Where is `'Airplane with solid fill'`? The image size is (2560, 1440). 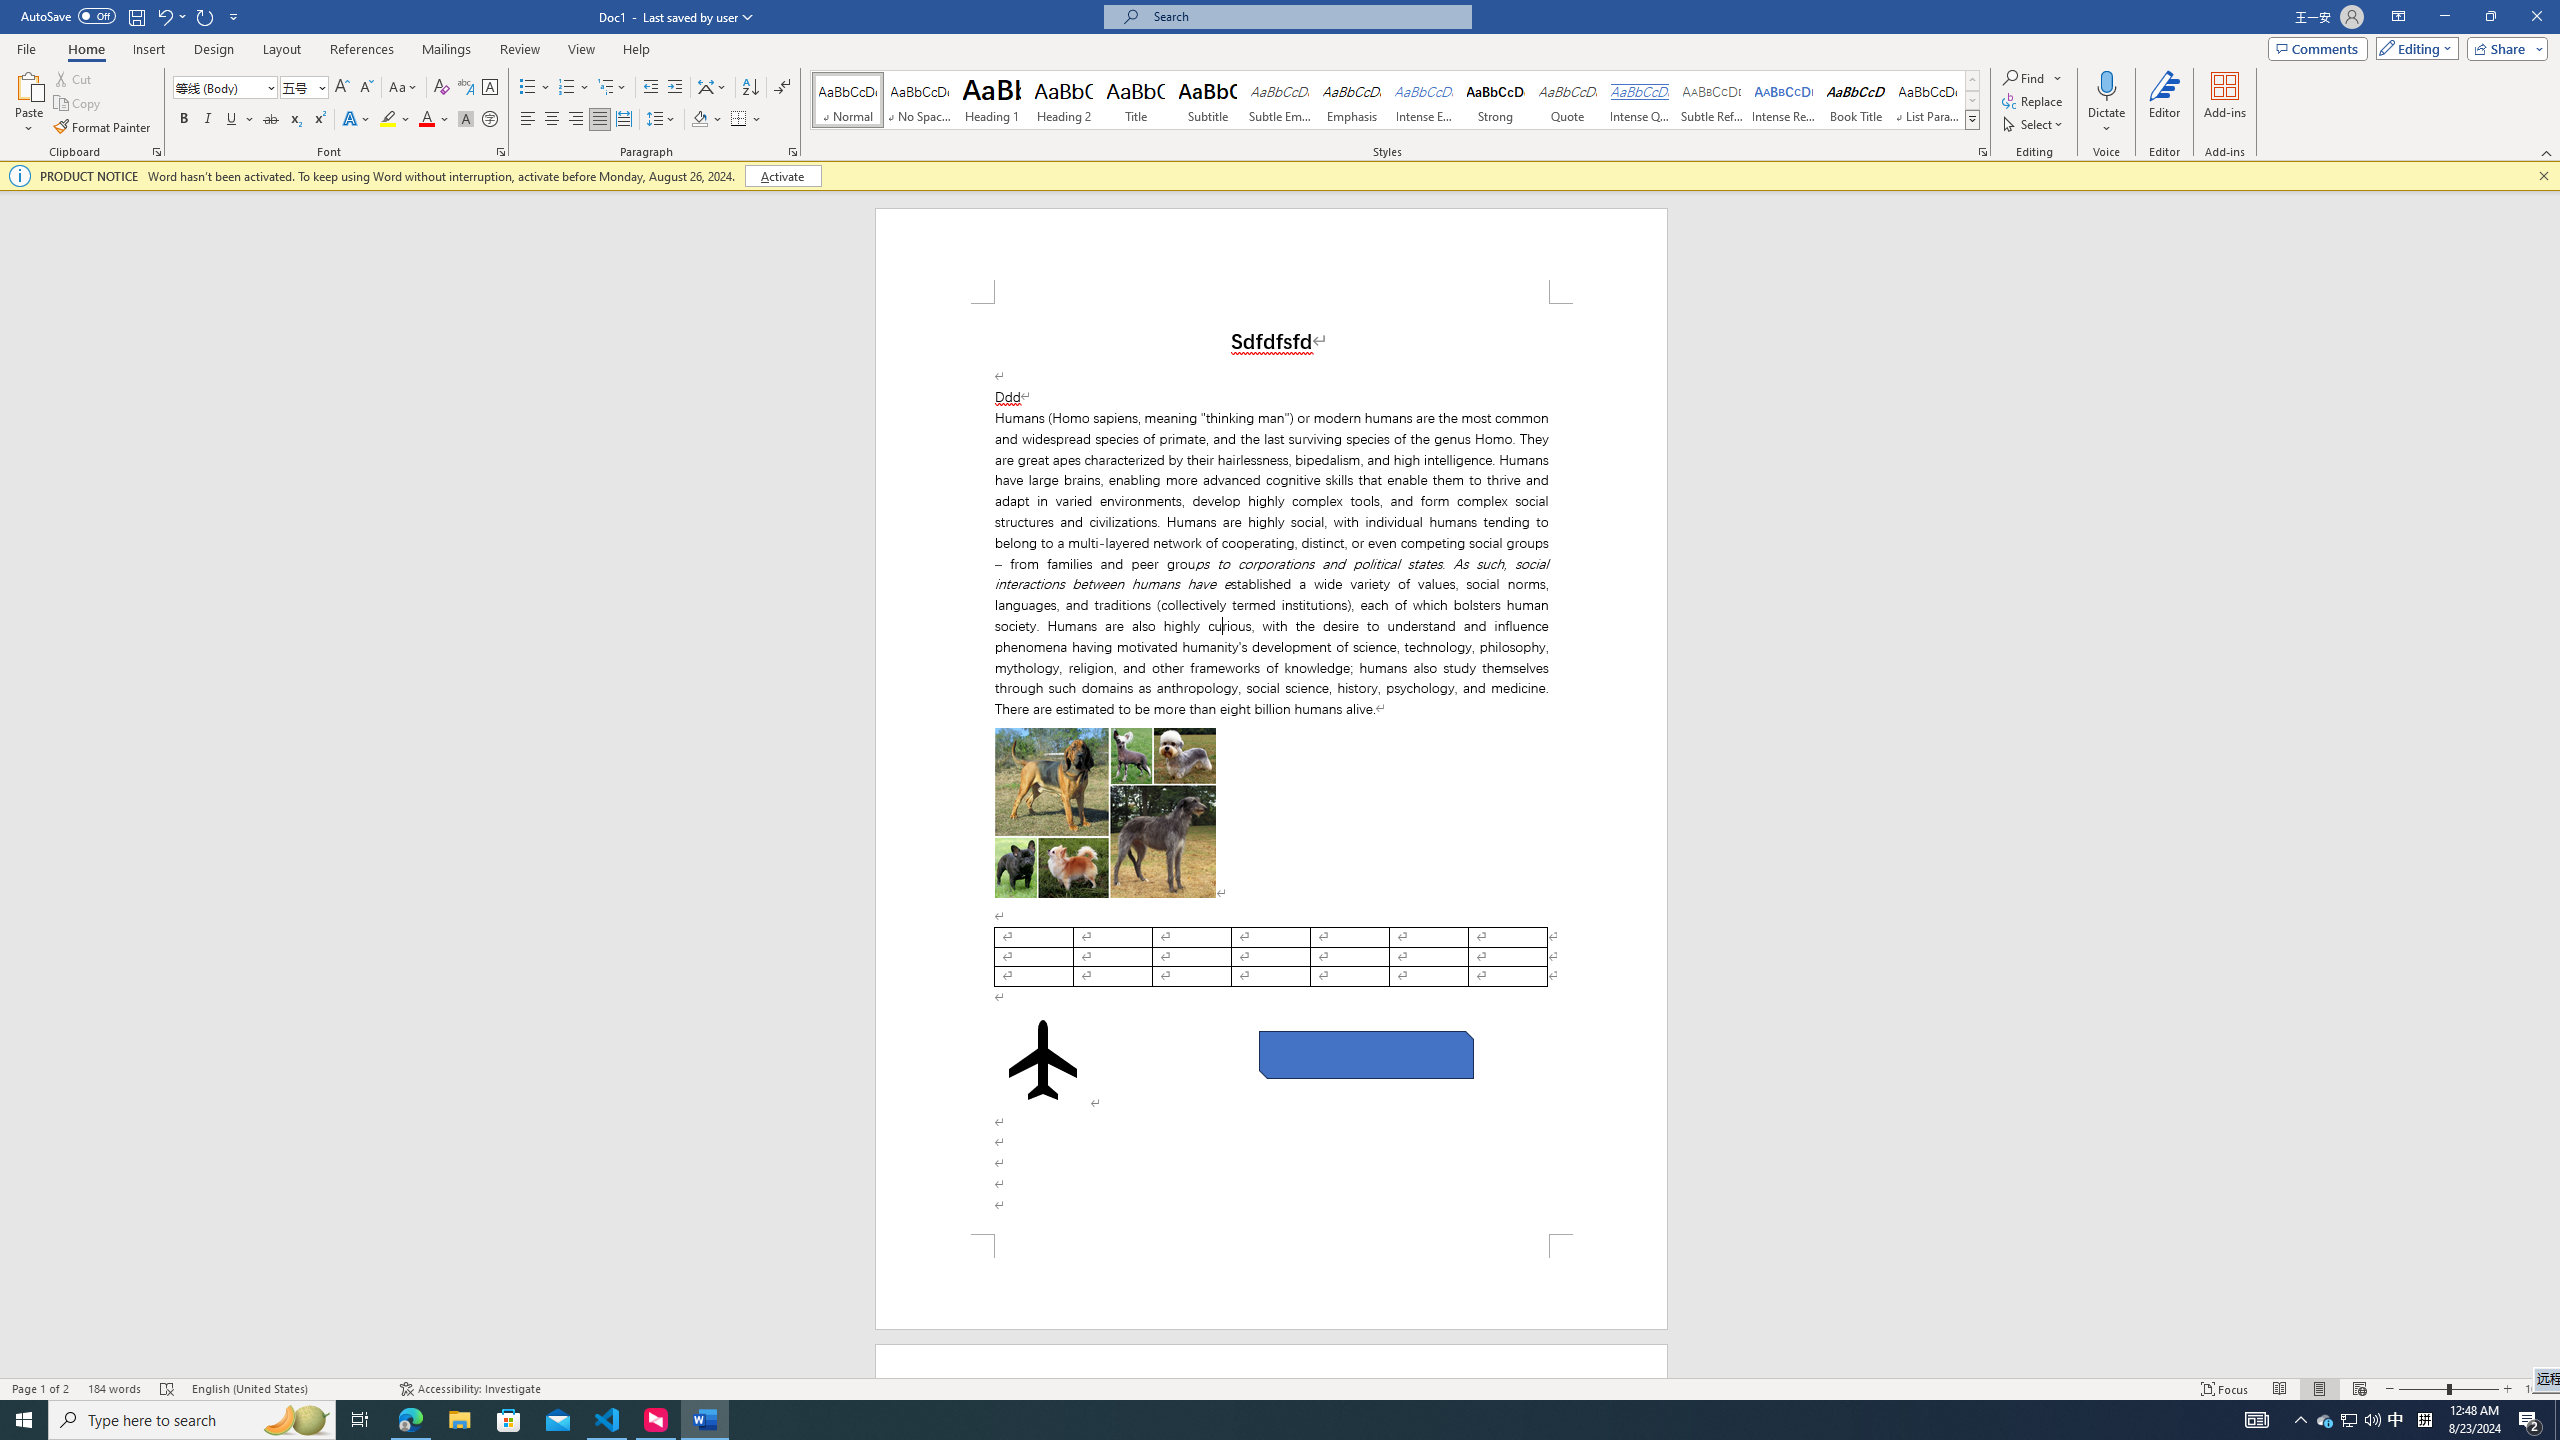 'Airplane with solid fill' is located at coordinates (1043, 1058).